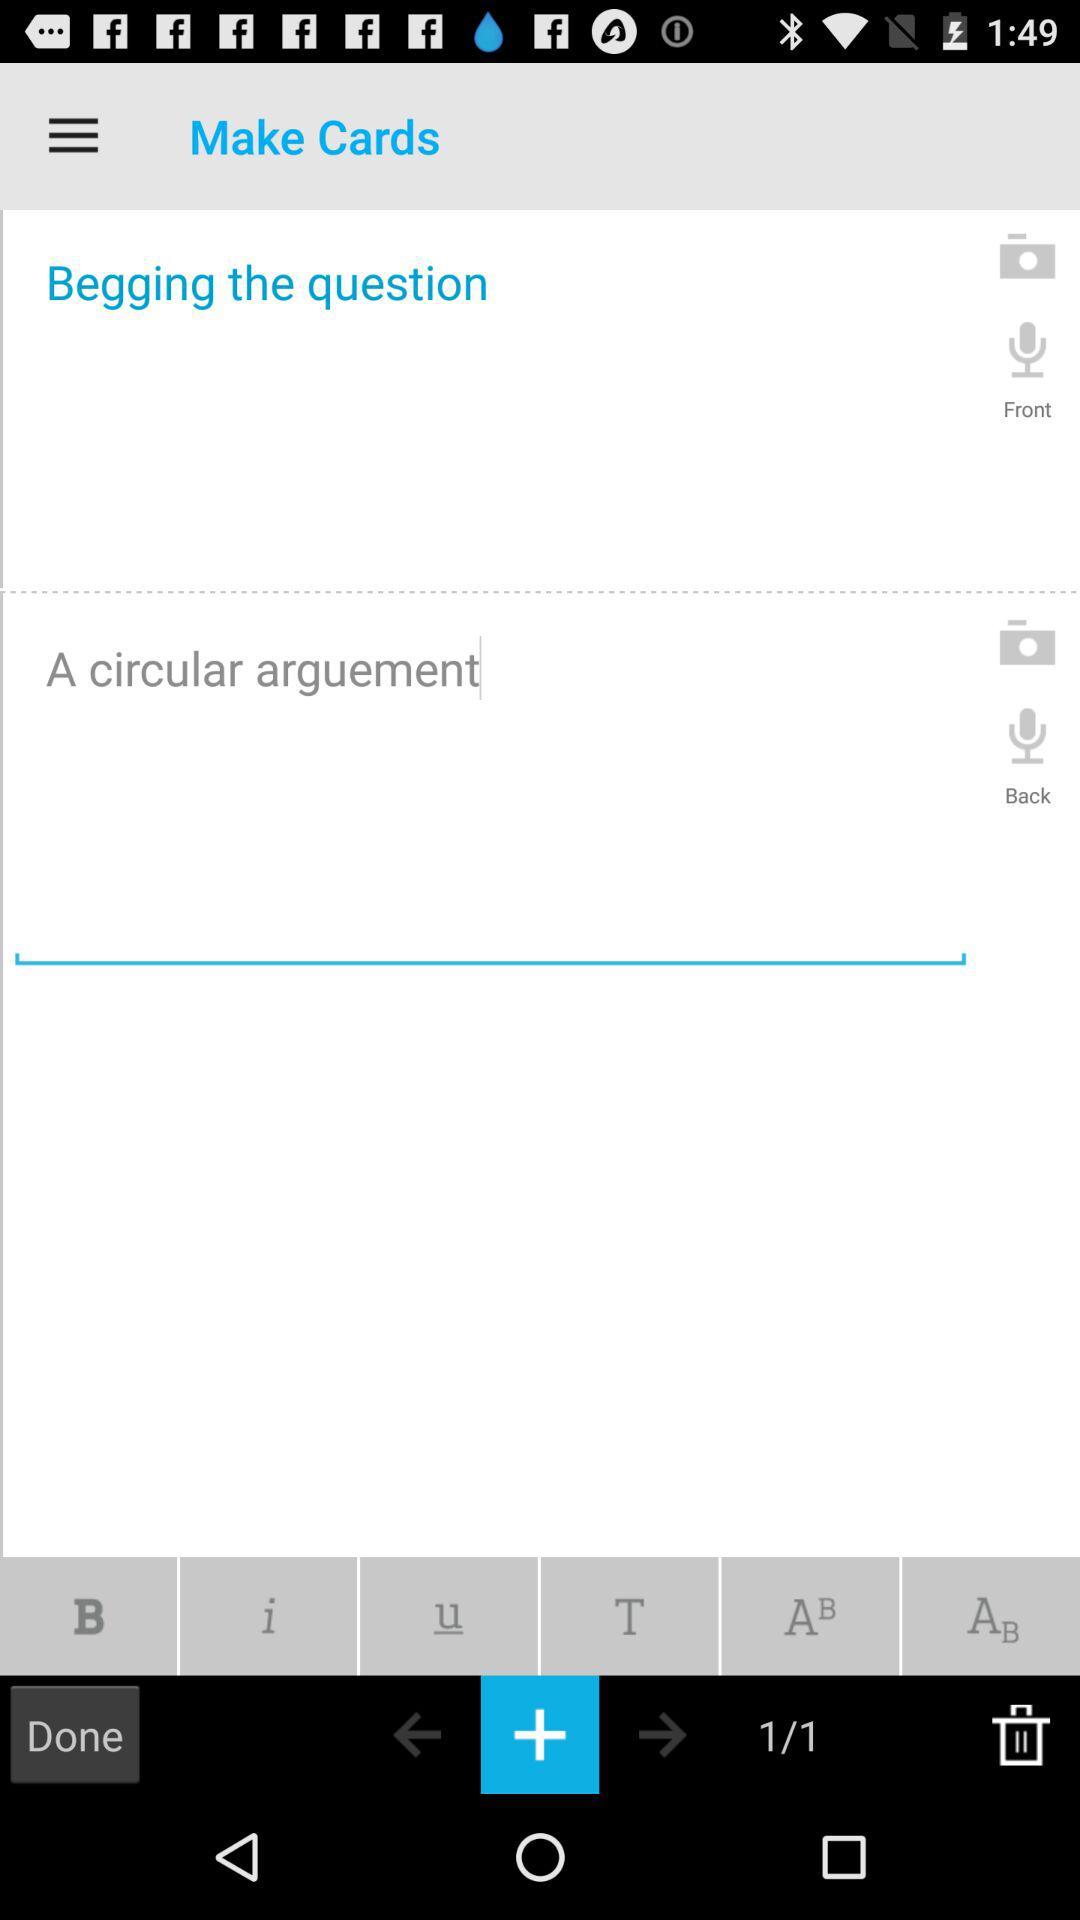 The width and height of the screenshot is (1080, 1920). I want to click on the microphone icon, so click(1027, 785).